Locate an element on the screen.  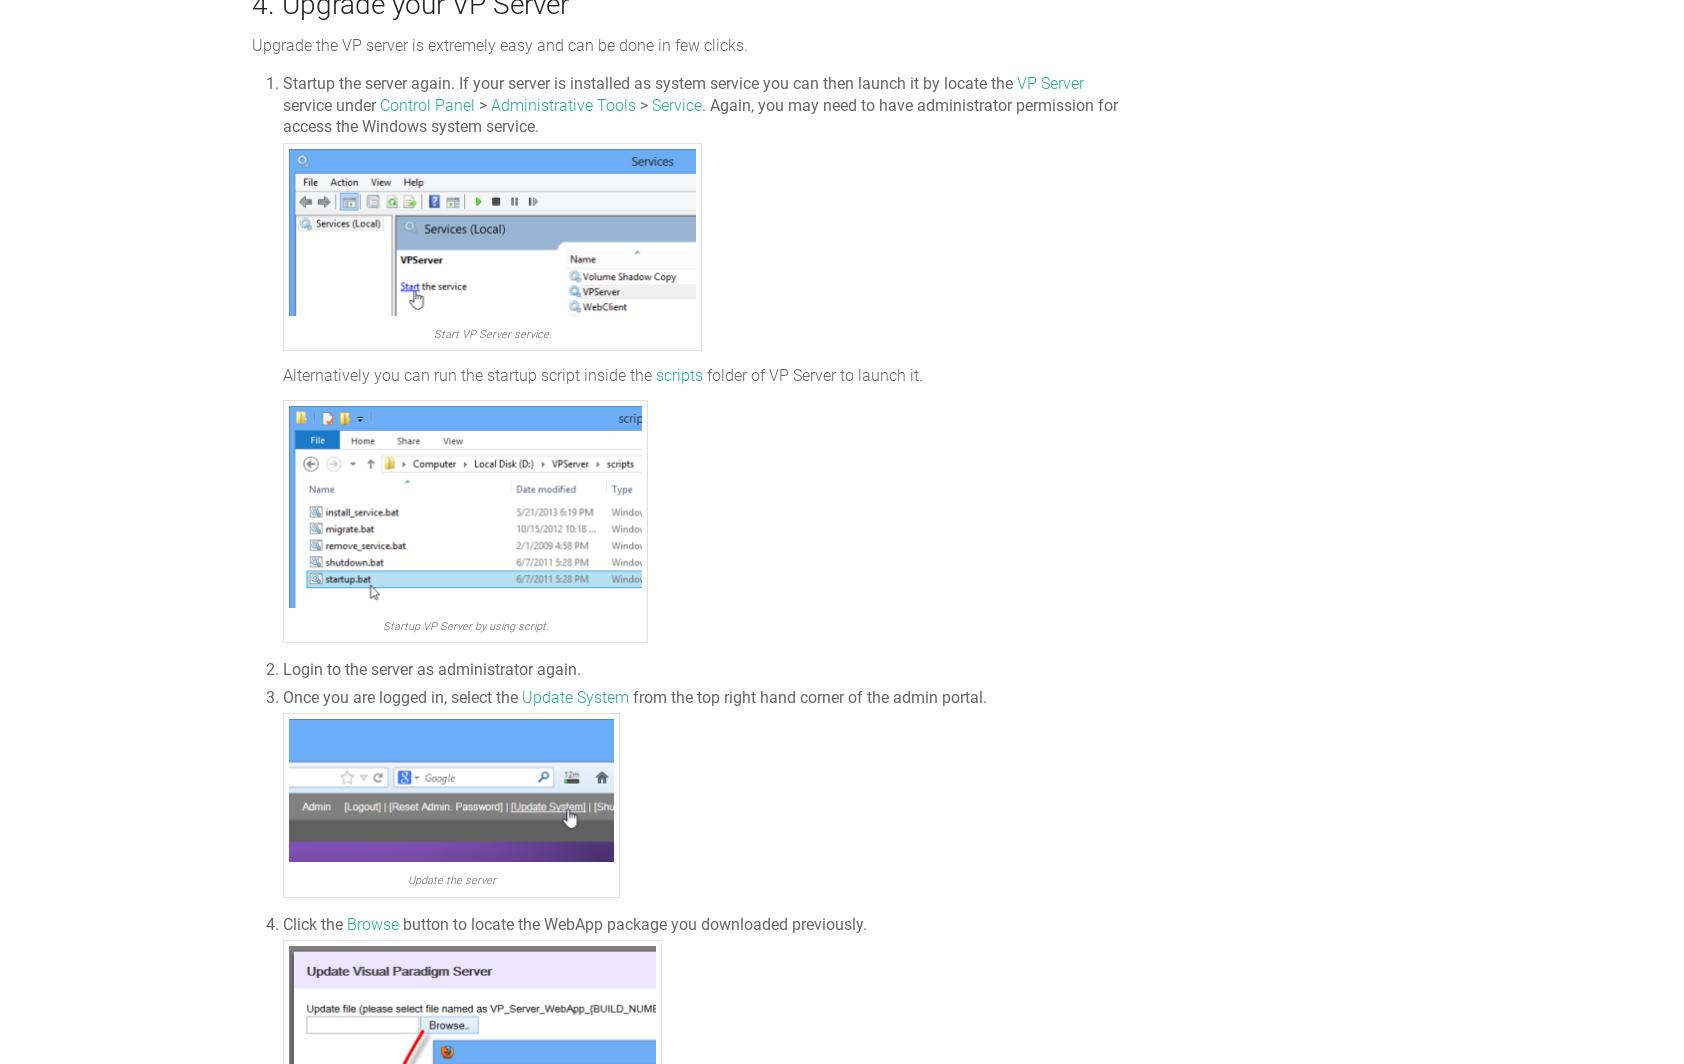
'Alternatively you can run the startup script inside the' is located at coordinates (283, 374).